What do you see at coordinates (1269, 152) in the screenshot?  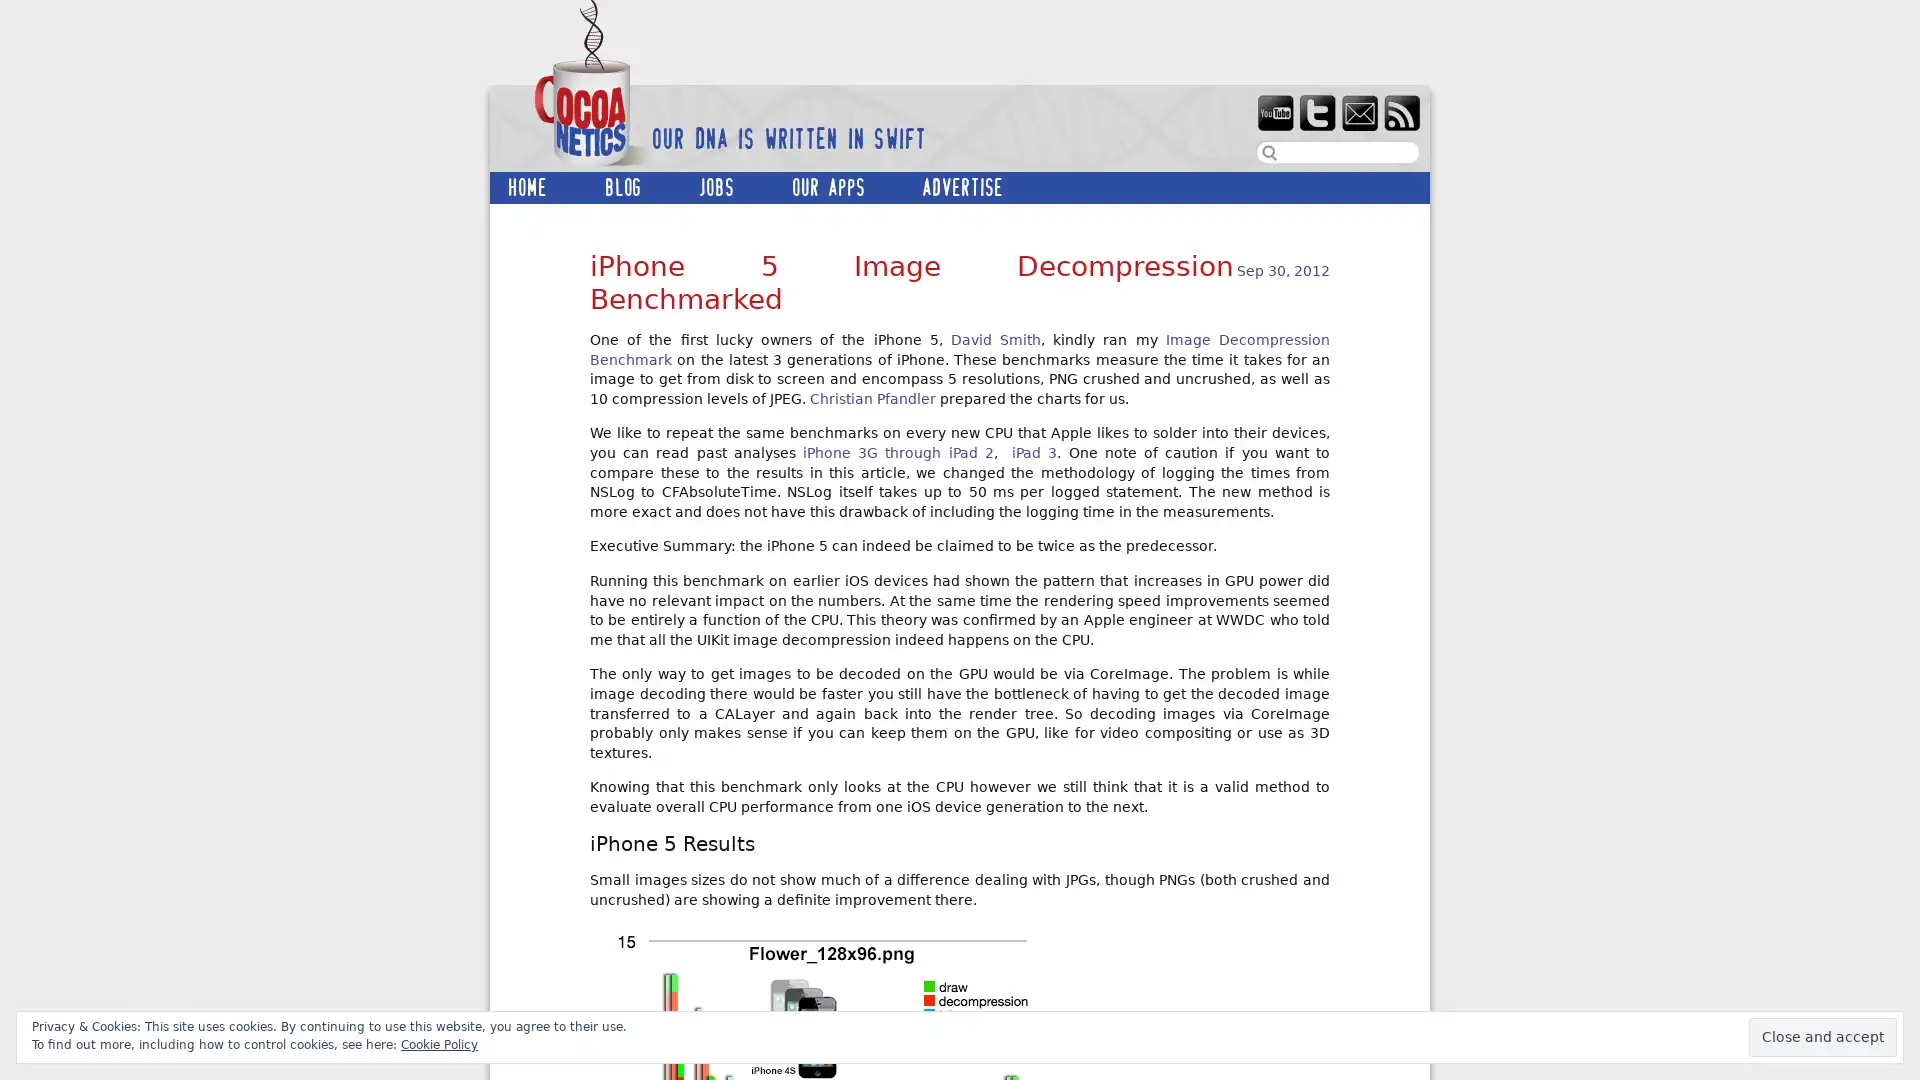 I see `search button` at bounding box center [1269, 152].